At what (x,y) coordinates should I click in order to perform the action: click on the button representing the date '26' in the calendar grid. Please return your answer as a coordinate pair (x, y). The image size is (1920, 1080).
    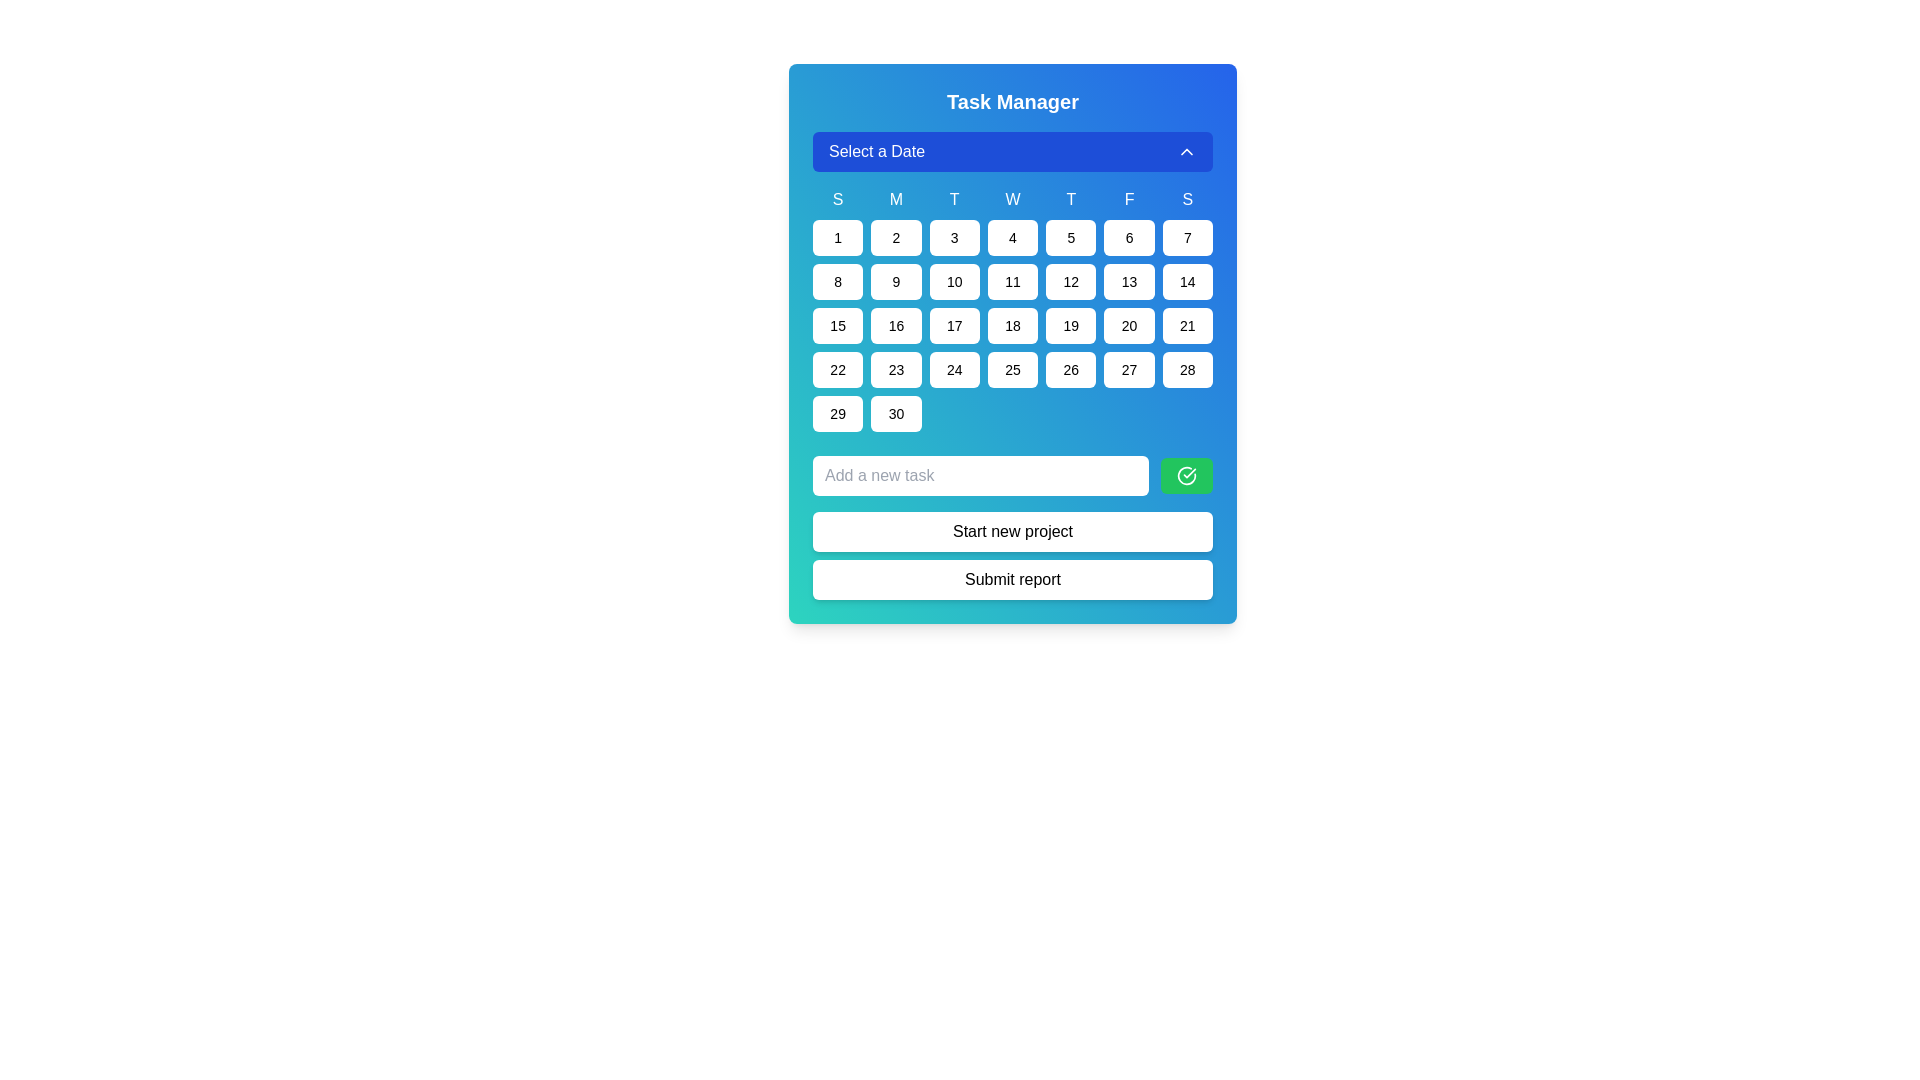
    Looking at the image, I should click on (1070, 370).